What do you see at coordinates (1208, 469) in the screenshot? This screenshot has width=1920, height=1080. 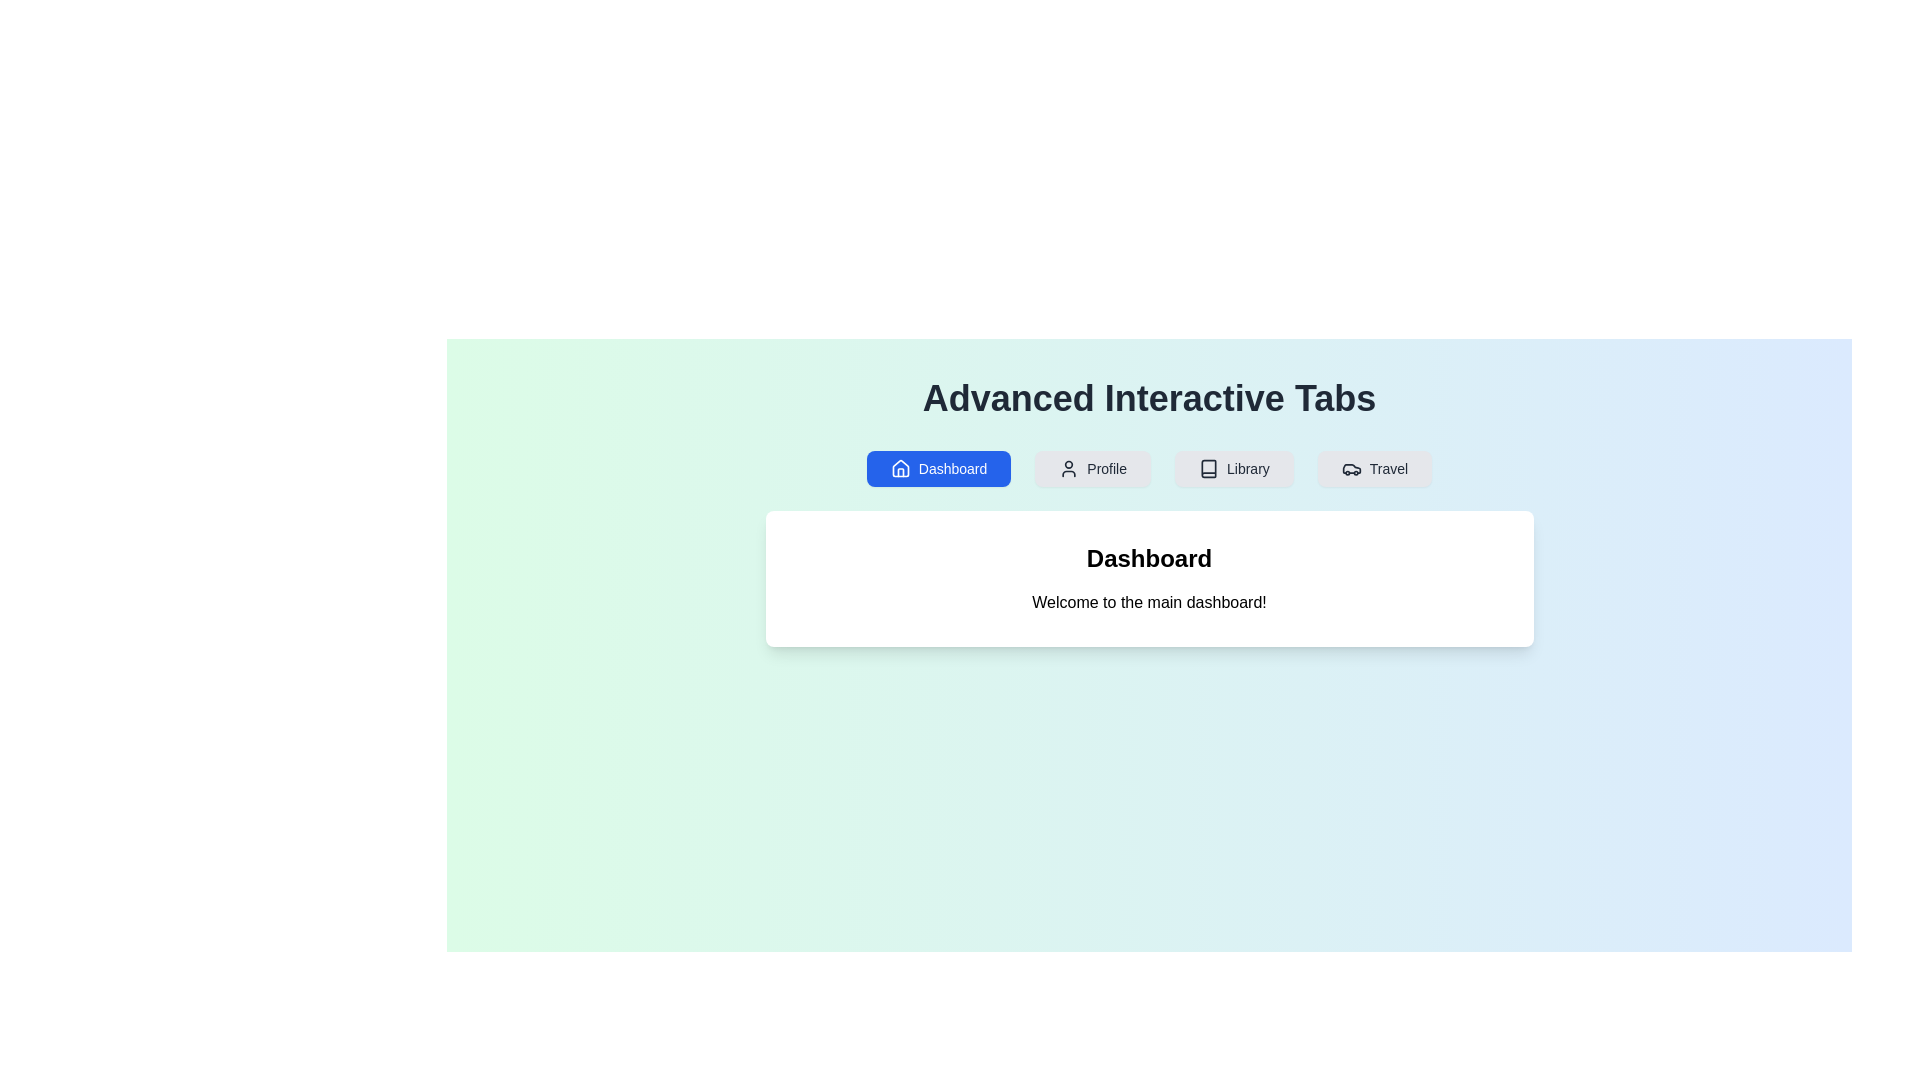 I see `properties of the stylized book icon located in the third tab labeled 'Library' within the navigation bar` at bounding box center [1208, 469].